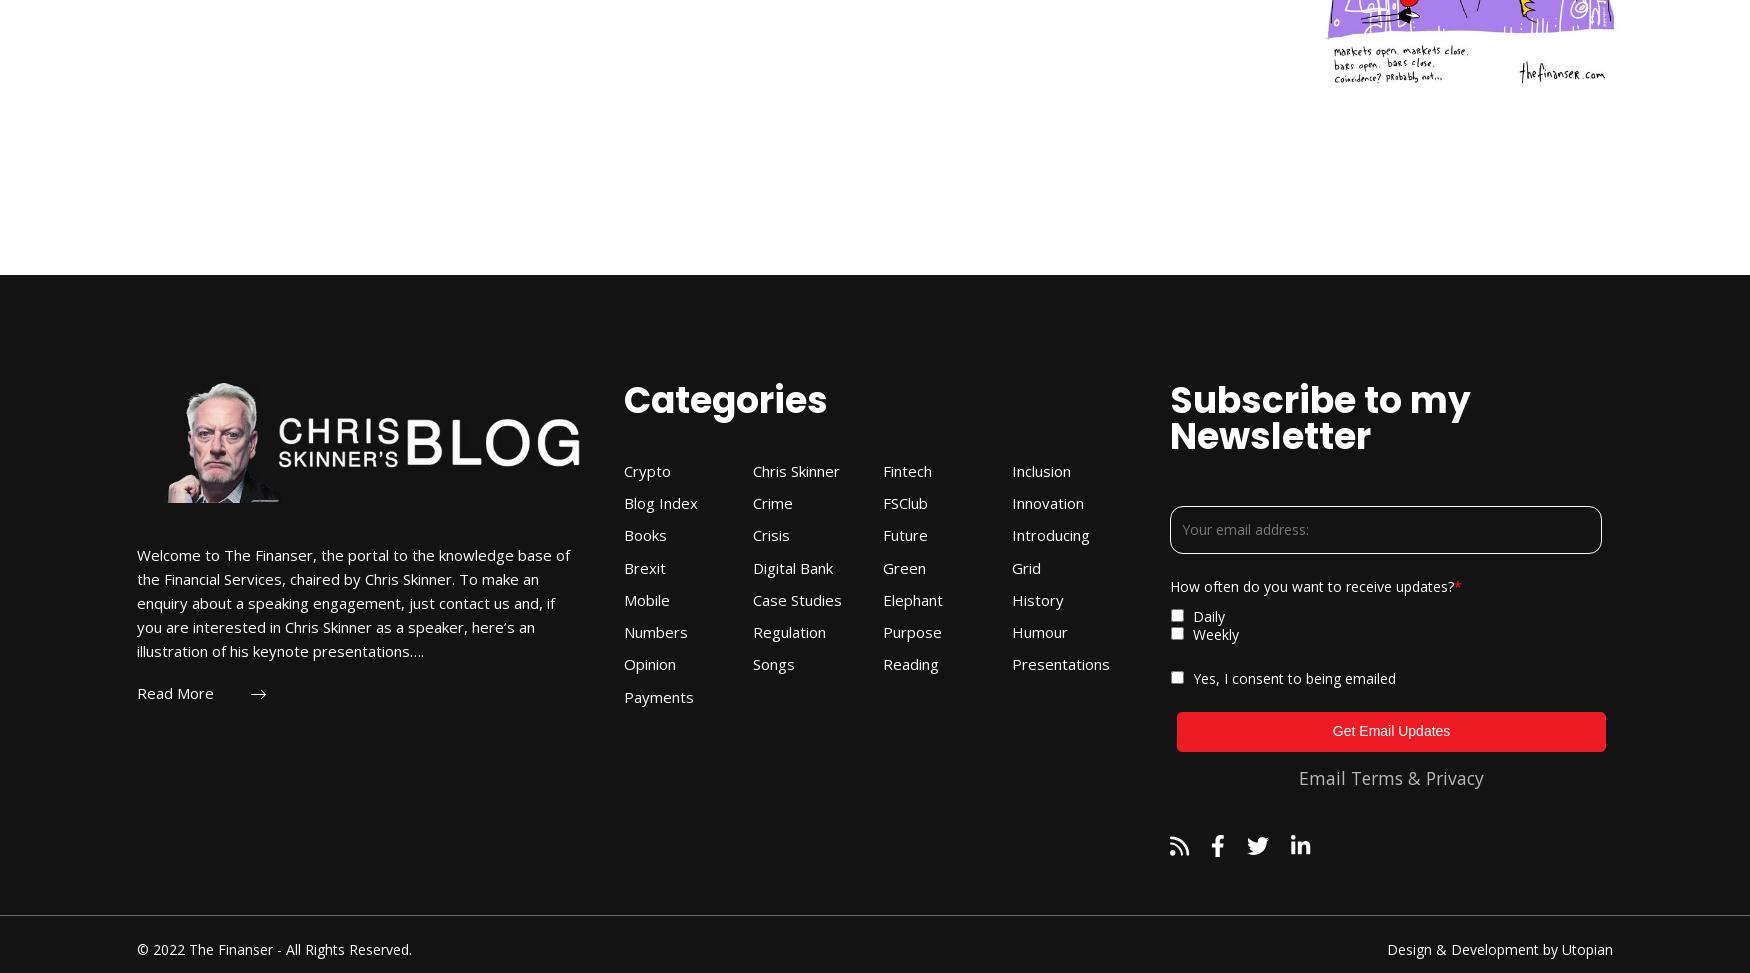 Image resolution: width=1750 pixels, height=973 pixels. I want to click on 'Future', so click(903, 533).